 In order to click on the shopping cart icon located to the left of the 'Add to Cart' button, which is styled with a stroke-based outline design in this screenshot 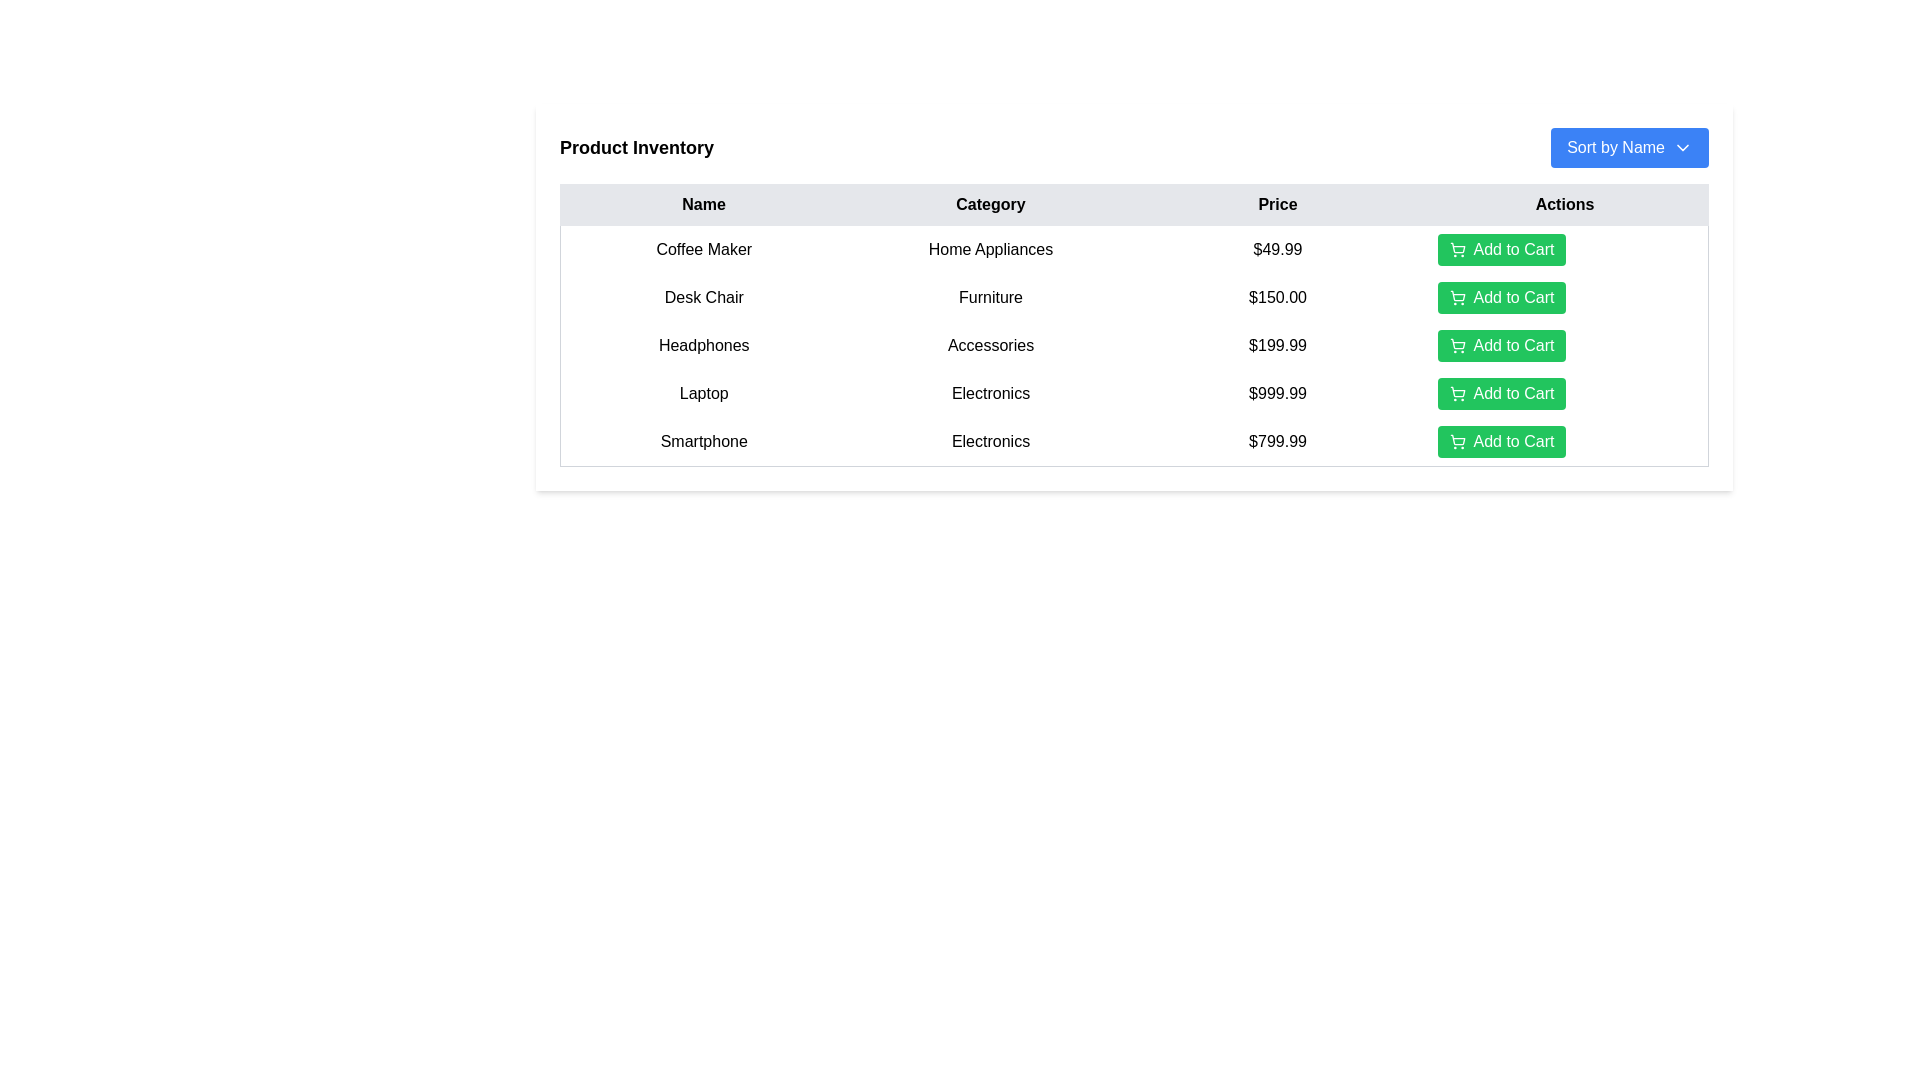, I will do `click(1457, 249)`.